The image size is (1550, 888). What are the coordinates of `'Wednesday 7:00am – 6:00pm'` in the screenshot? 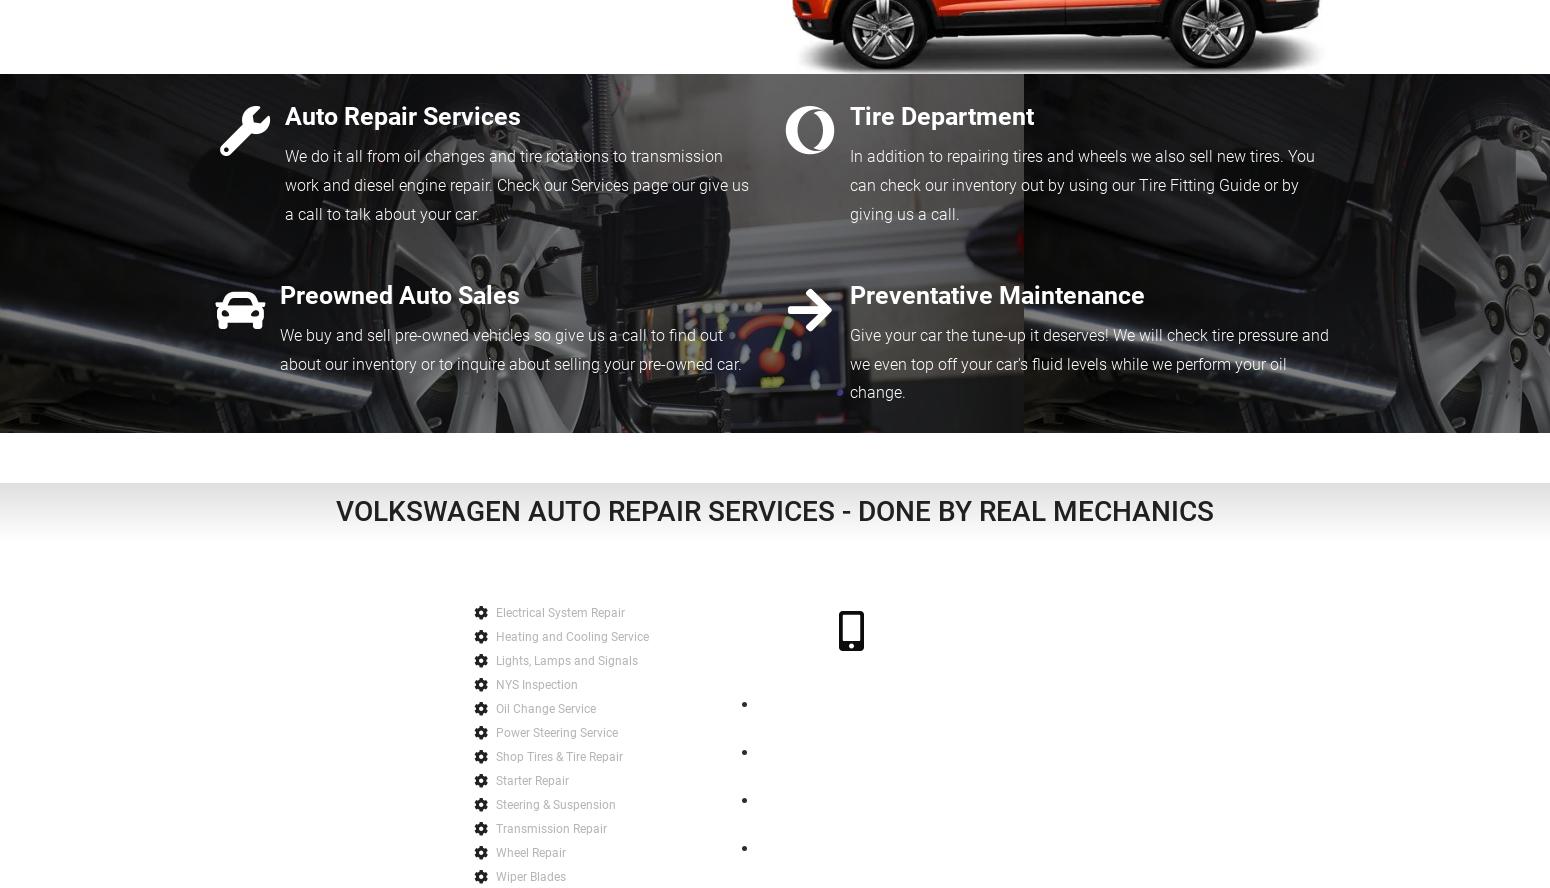 It's located at (850, 811).